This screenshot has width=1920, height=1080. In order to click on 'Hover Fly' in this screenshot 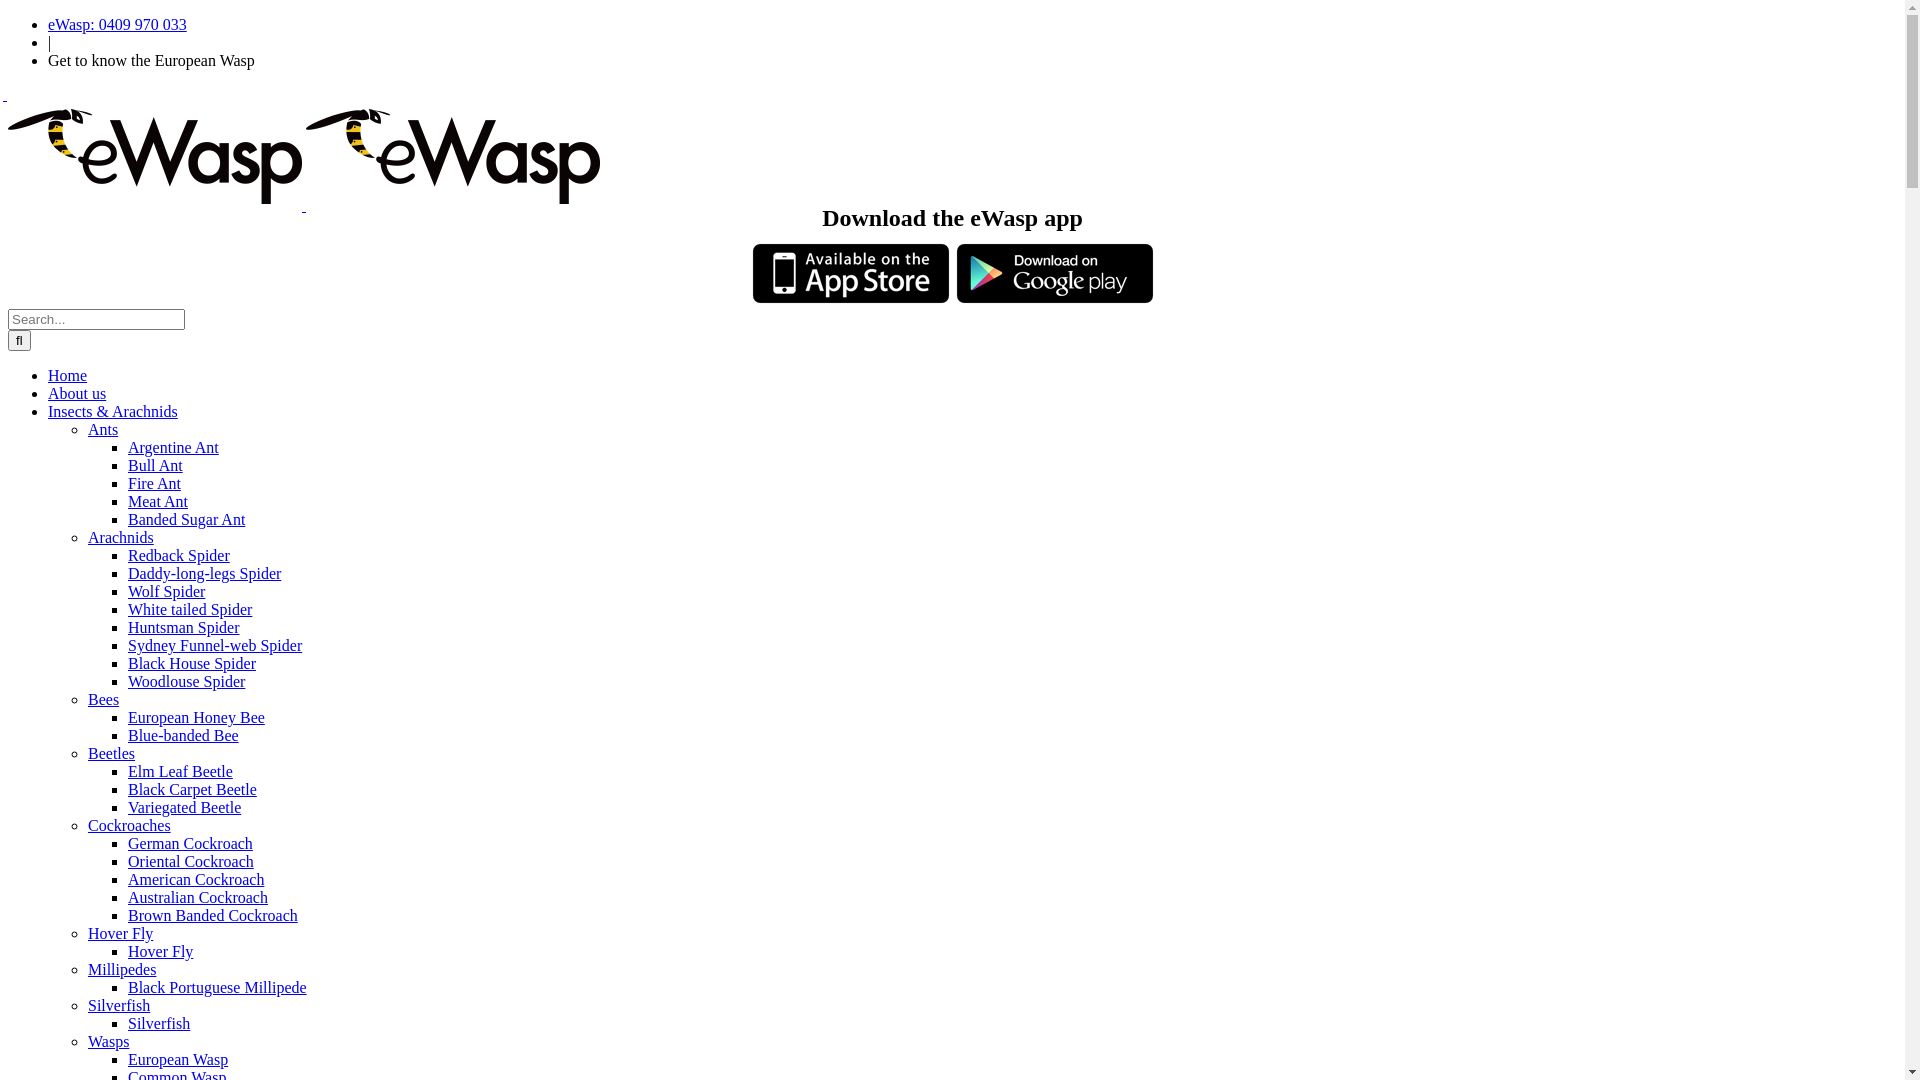, I will do `click(160, 950)`.